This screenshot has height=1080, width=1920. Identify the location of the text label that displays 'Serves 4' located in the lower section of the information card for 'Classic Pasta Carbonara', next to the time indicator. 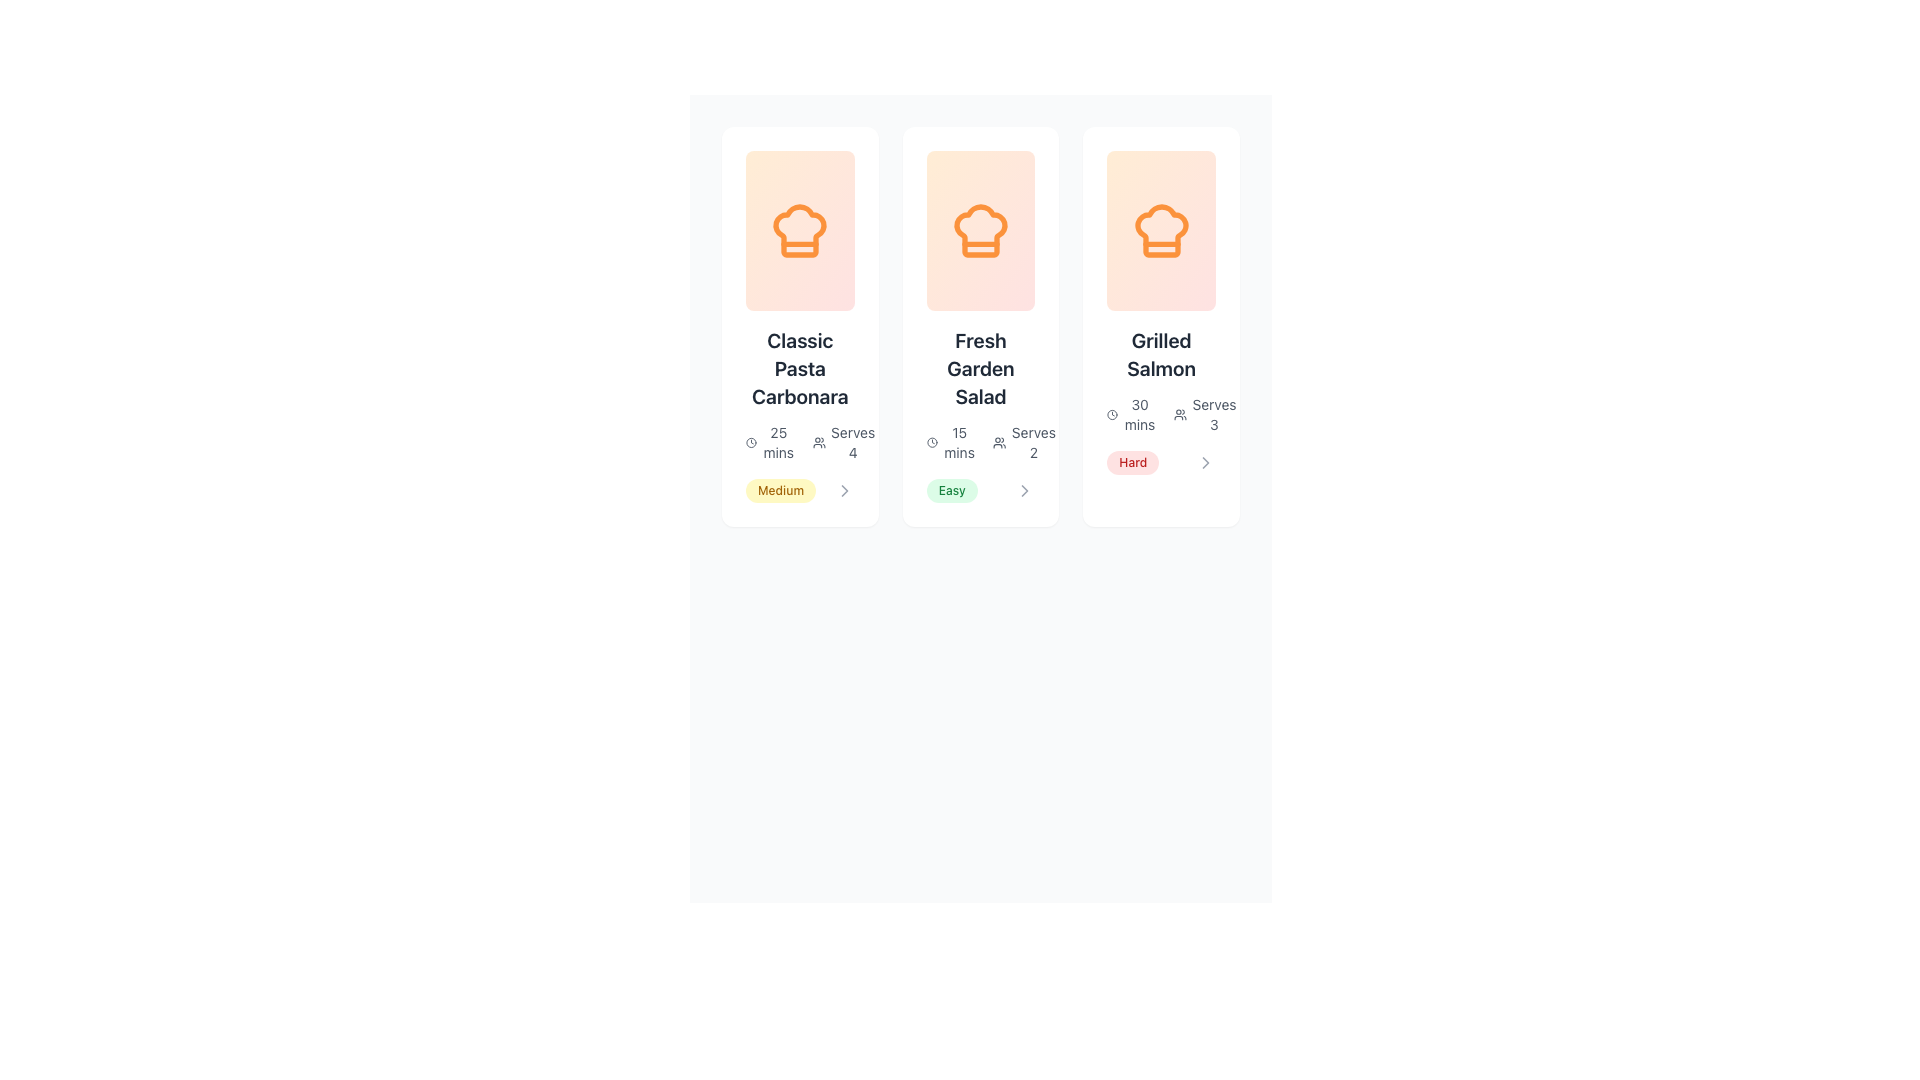
(853, 442).